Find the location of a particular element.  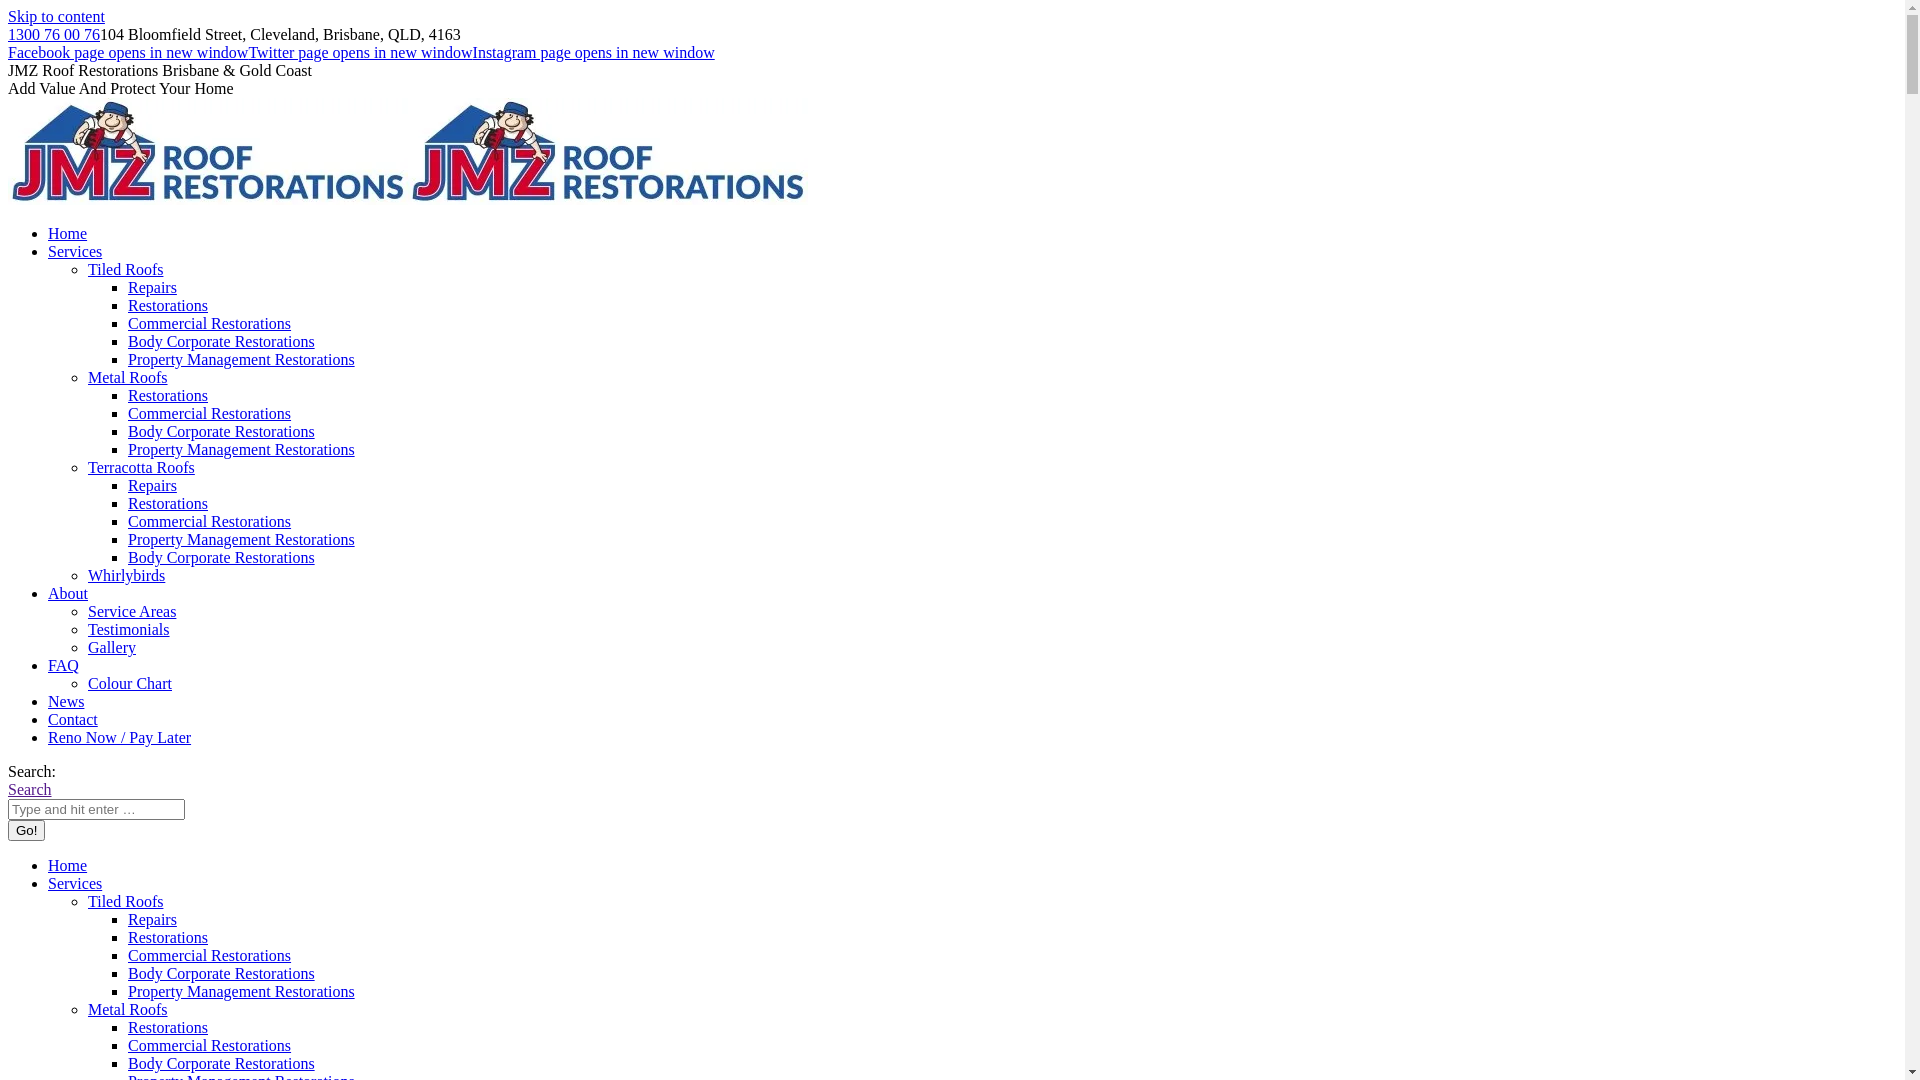

'Whirlybirds' is located at coordinates (86, 575).